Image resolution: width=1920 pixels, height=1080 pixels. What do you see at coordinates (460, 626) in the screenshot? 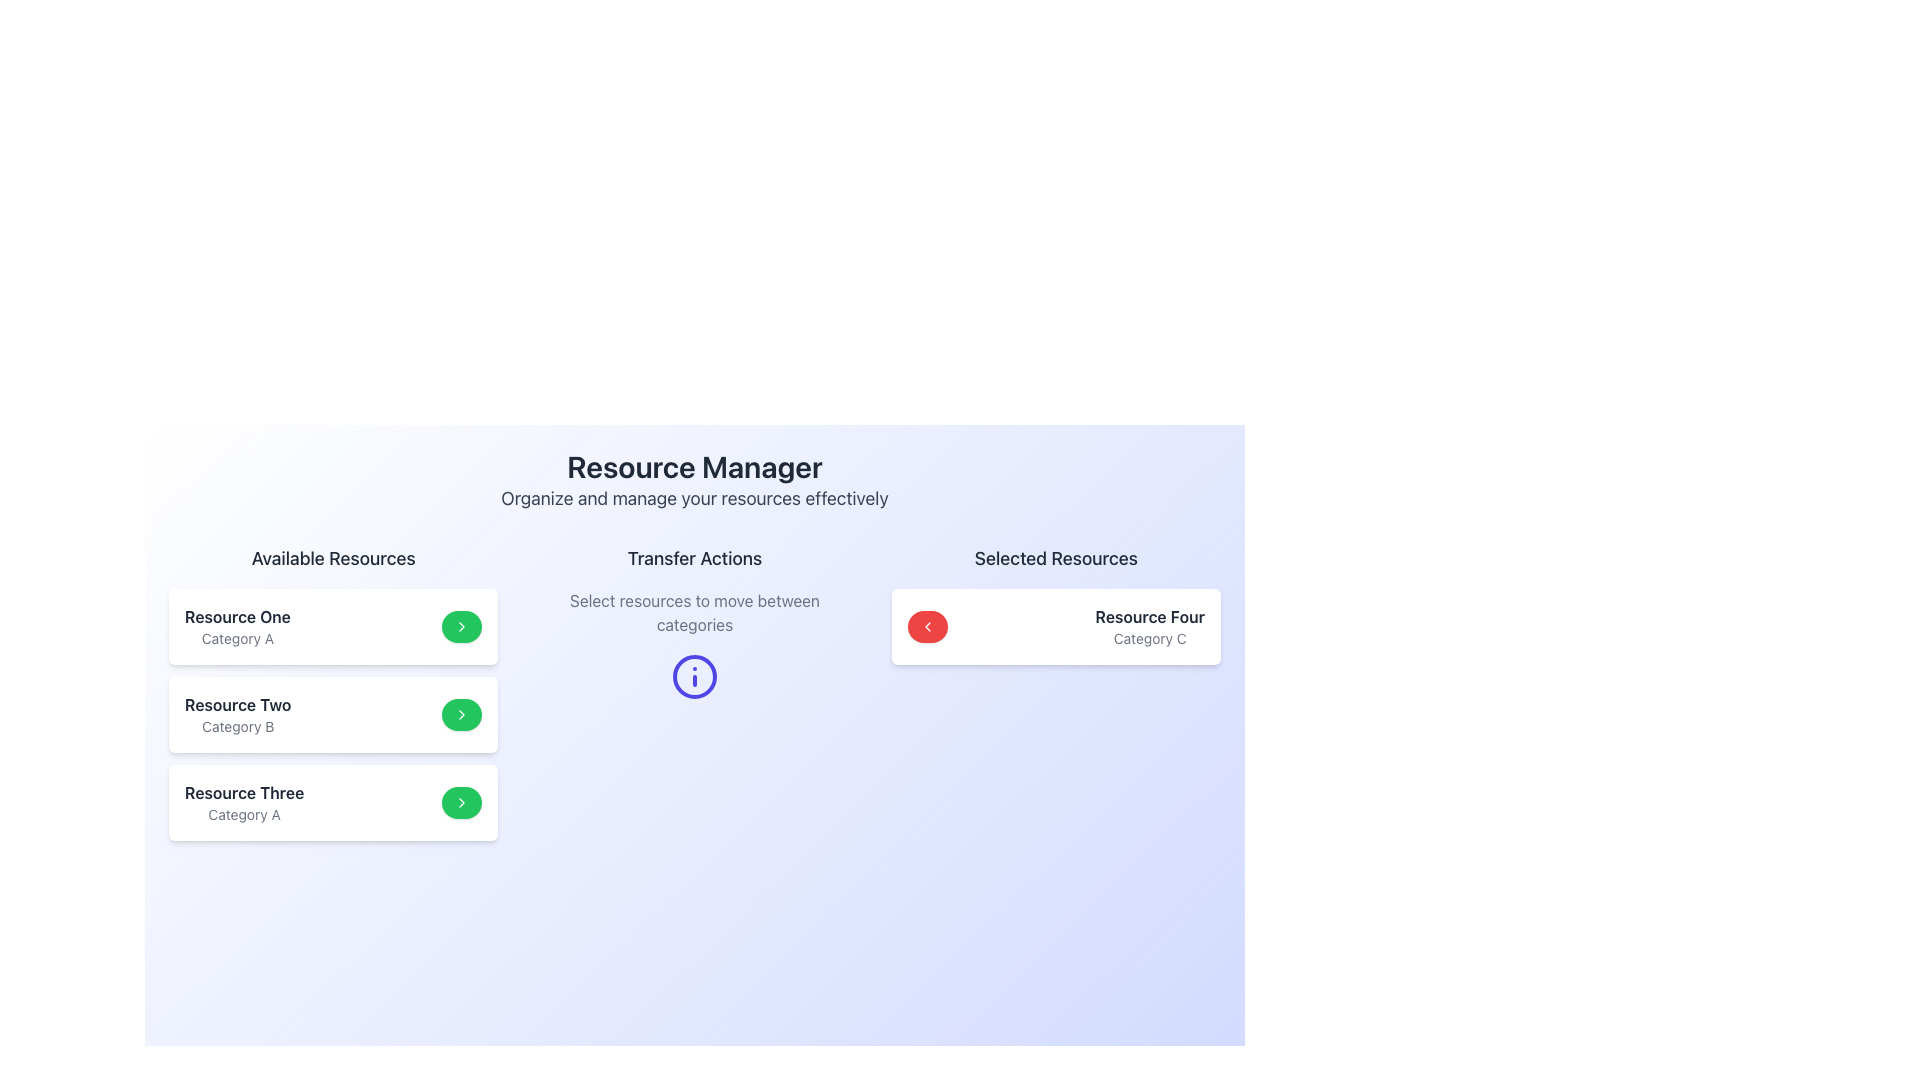
I see `the button located on the right side of the 'Resource One' card in the 'Available Resources' section` at bounding box center [460, 626].